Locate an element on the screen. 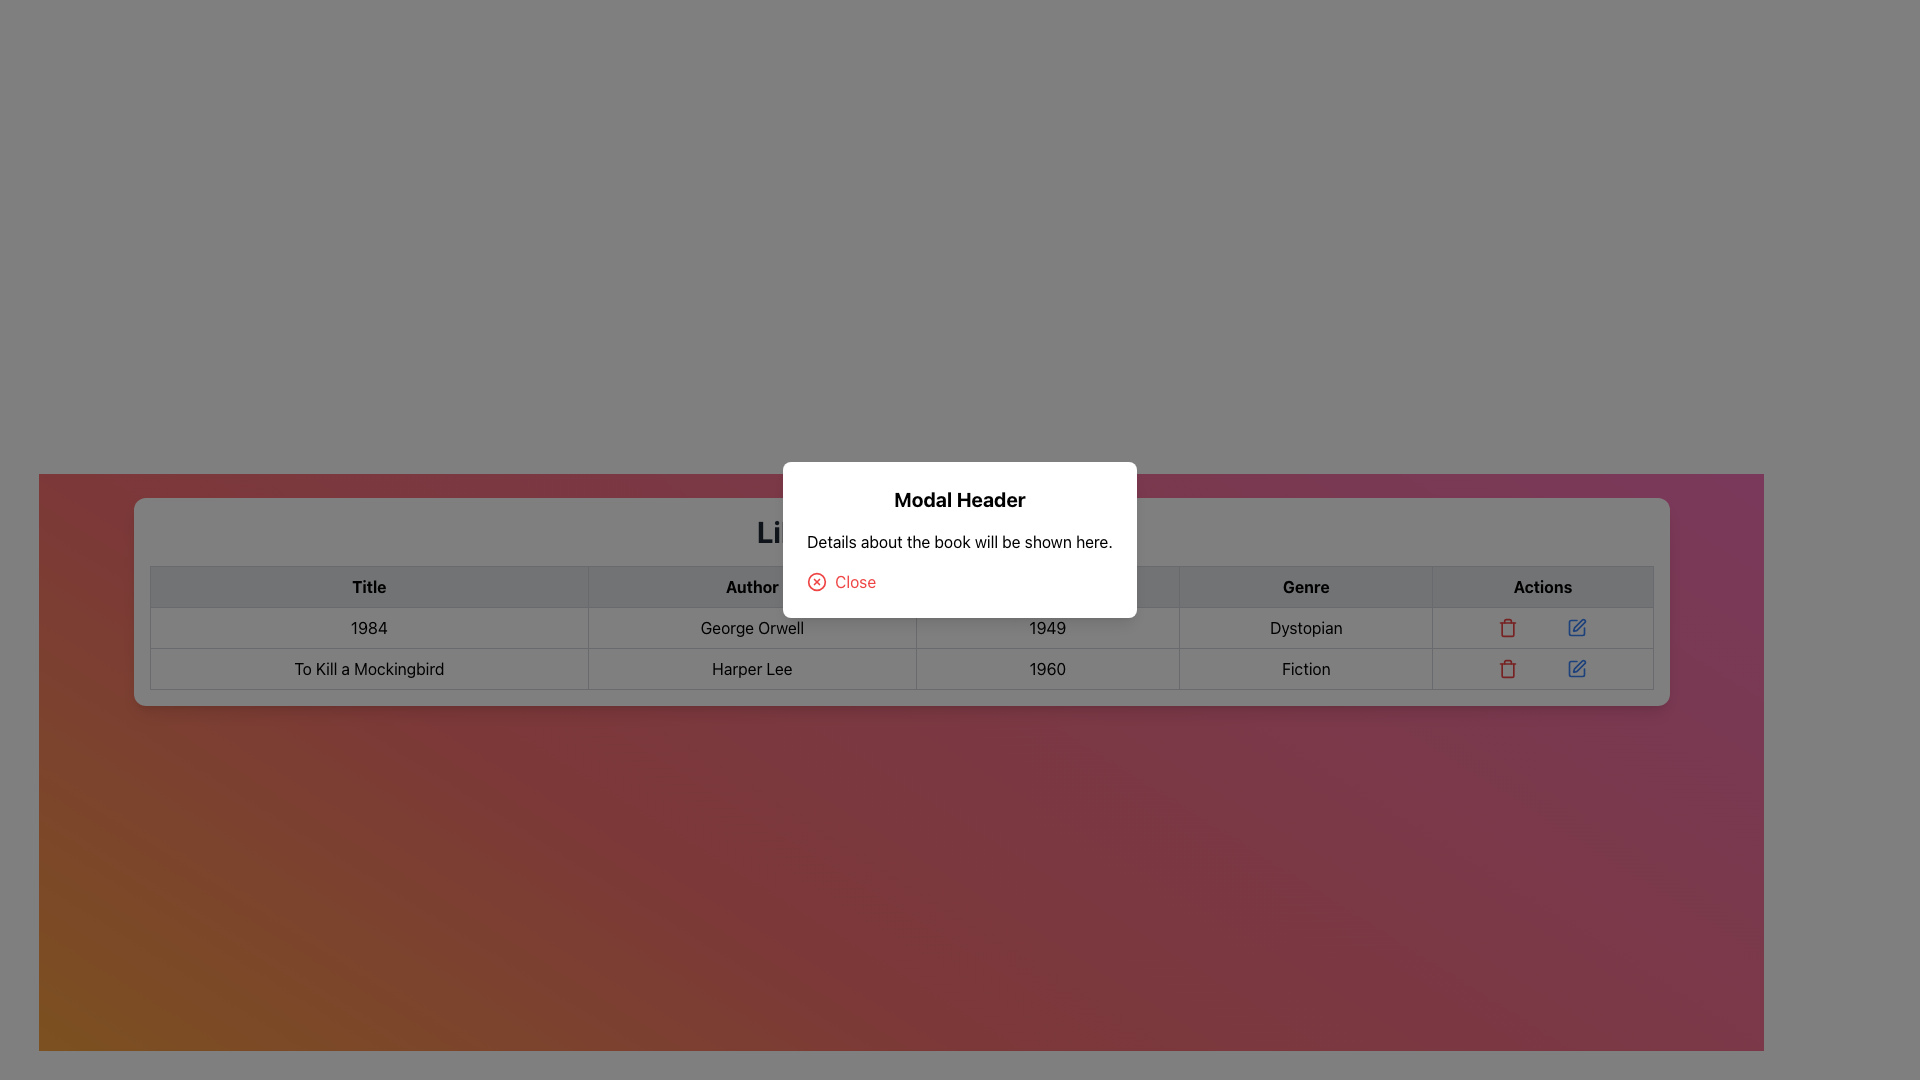  the red trash icon button for deleting the book '1984' is located at coordinates (1508, 627).